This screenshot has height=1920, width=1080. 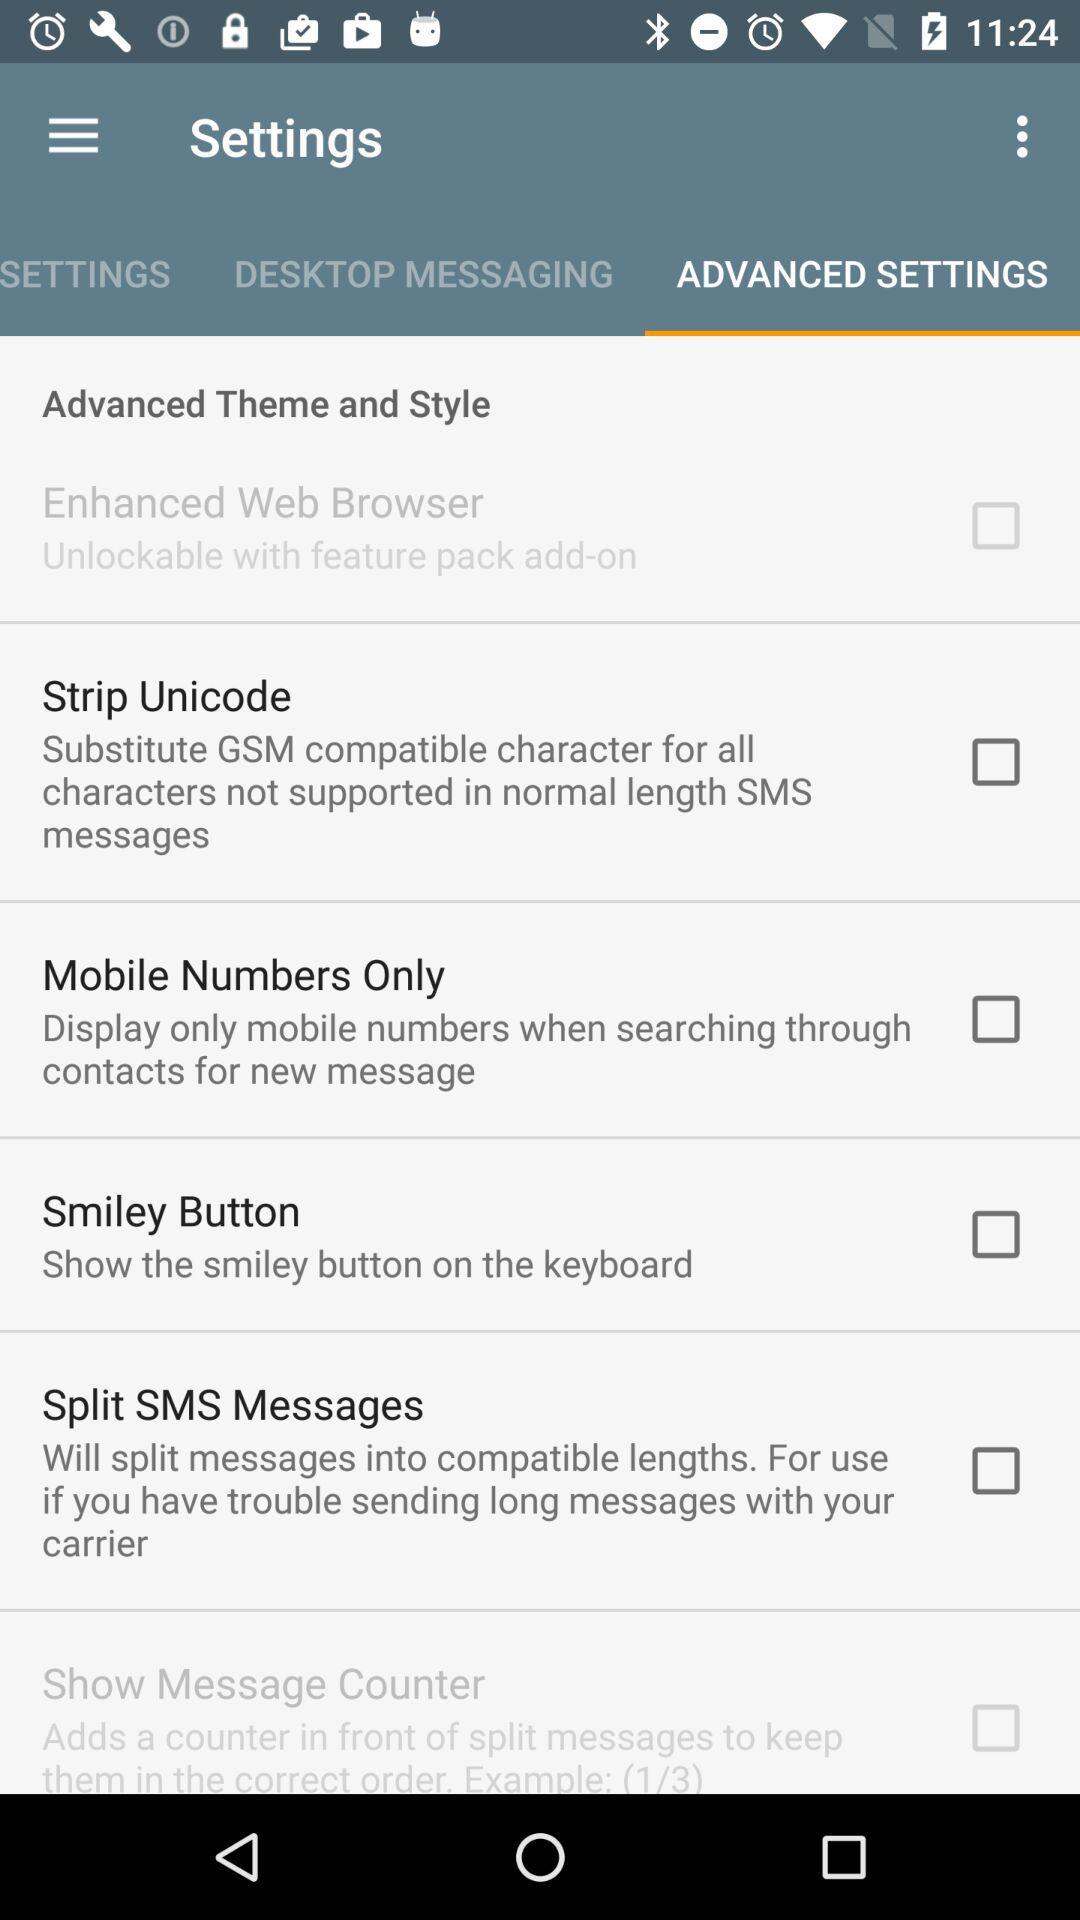 What do you see at coordinates (338, 554) in the screenshot?
I see `the item above strip unicode` at bounding box center [338, 554].